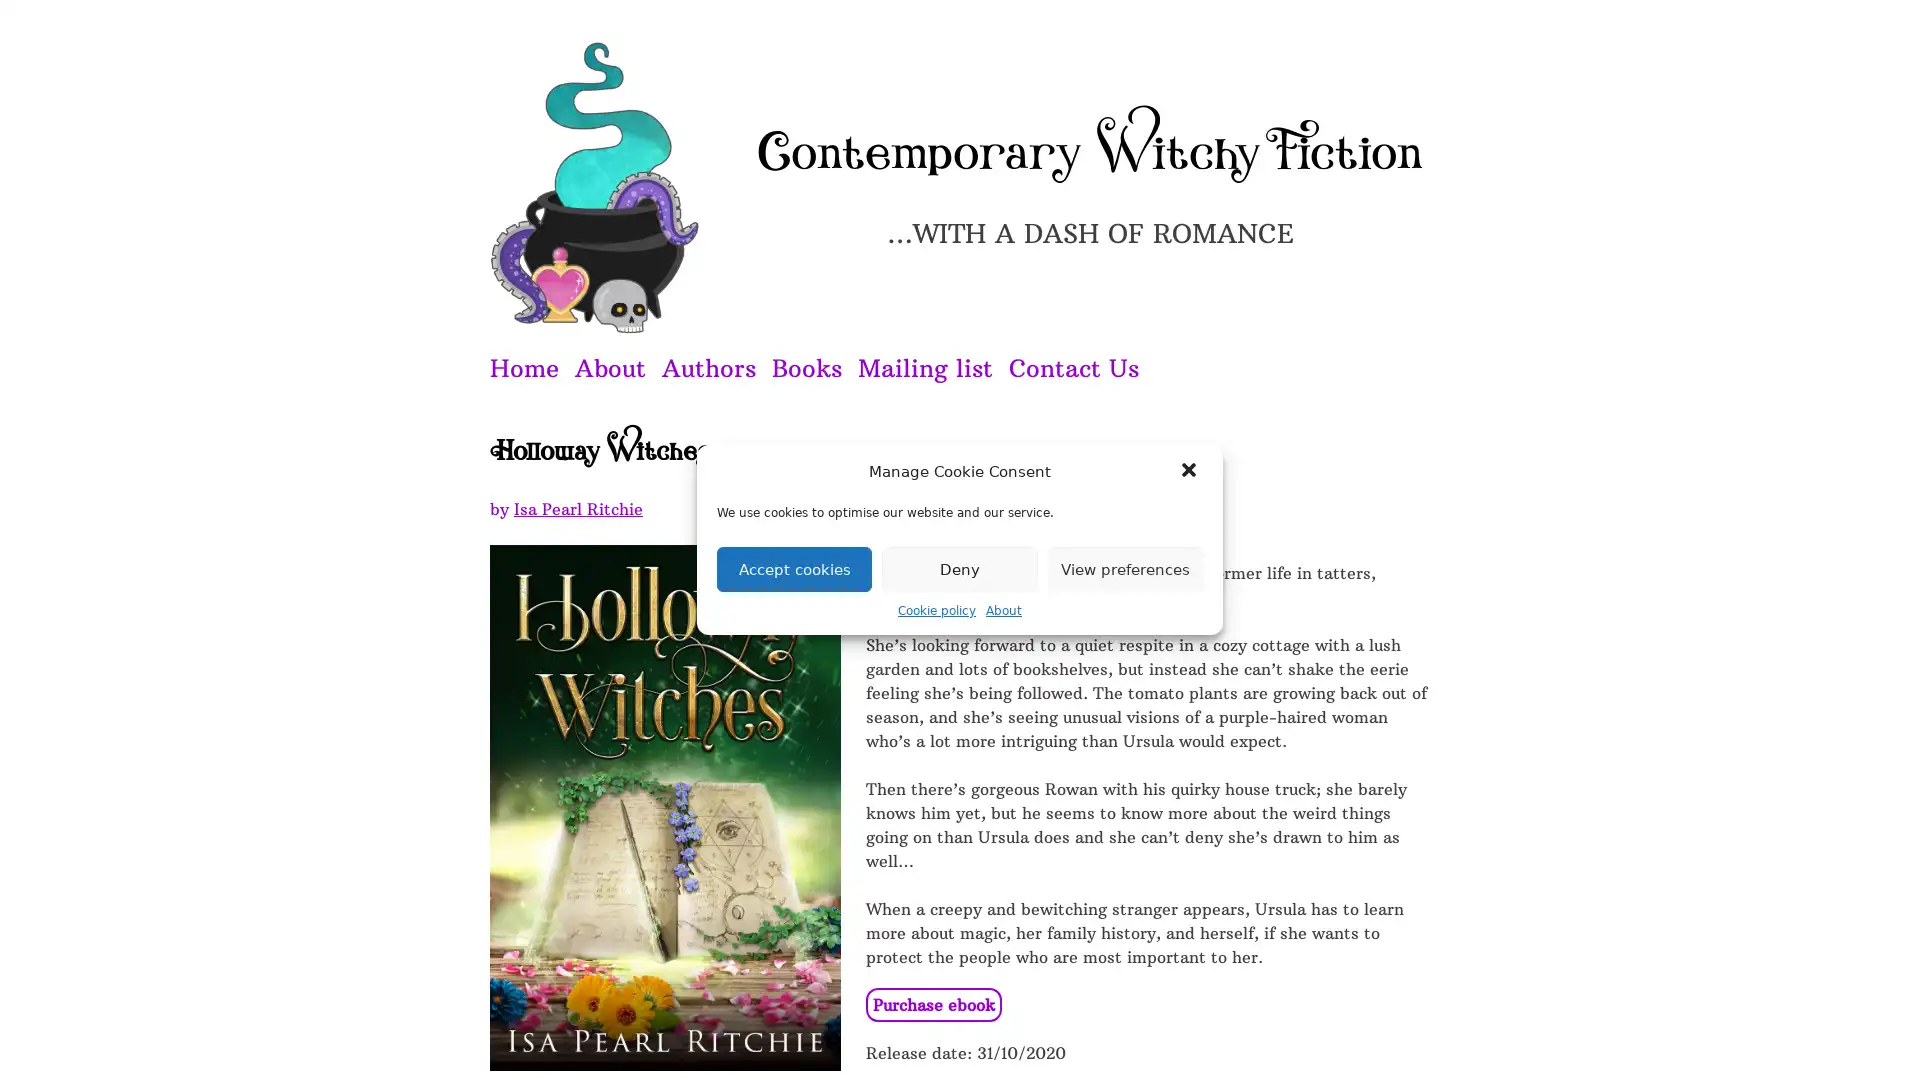 The width and height of the screenshot is (1920, 1080). What do you see at coordinates (1124, 569) in the screenshot?
I see `View preferences` at bounding box center [1124, 569].